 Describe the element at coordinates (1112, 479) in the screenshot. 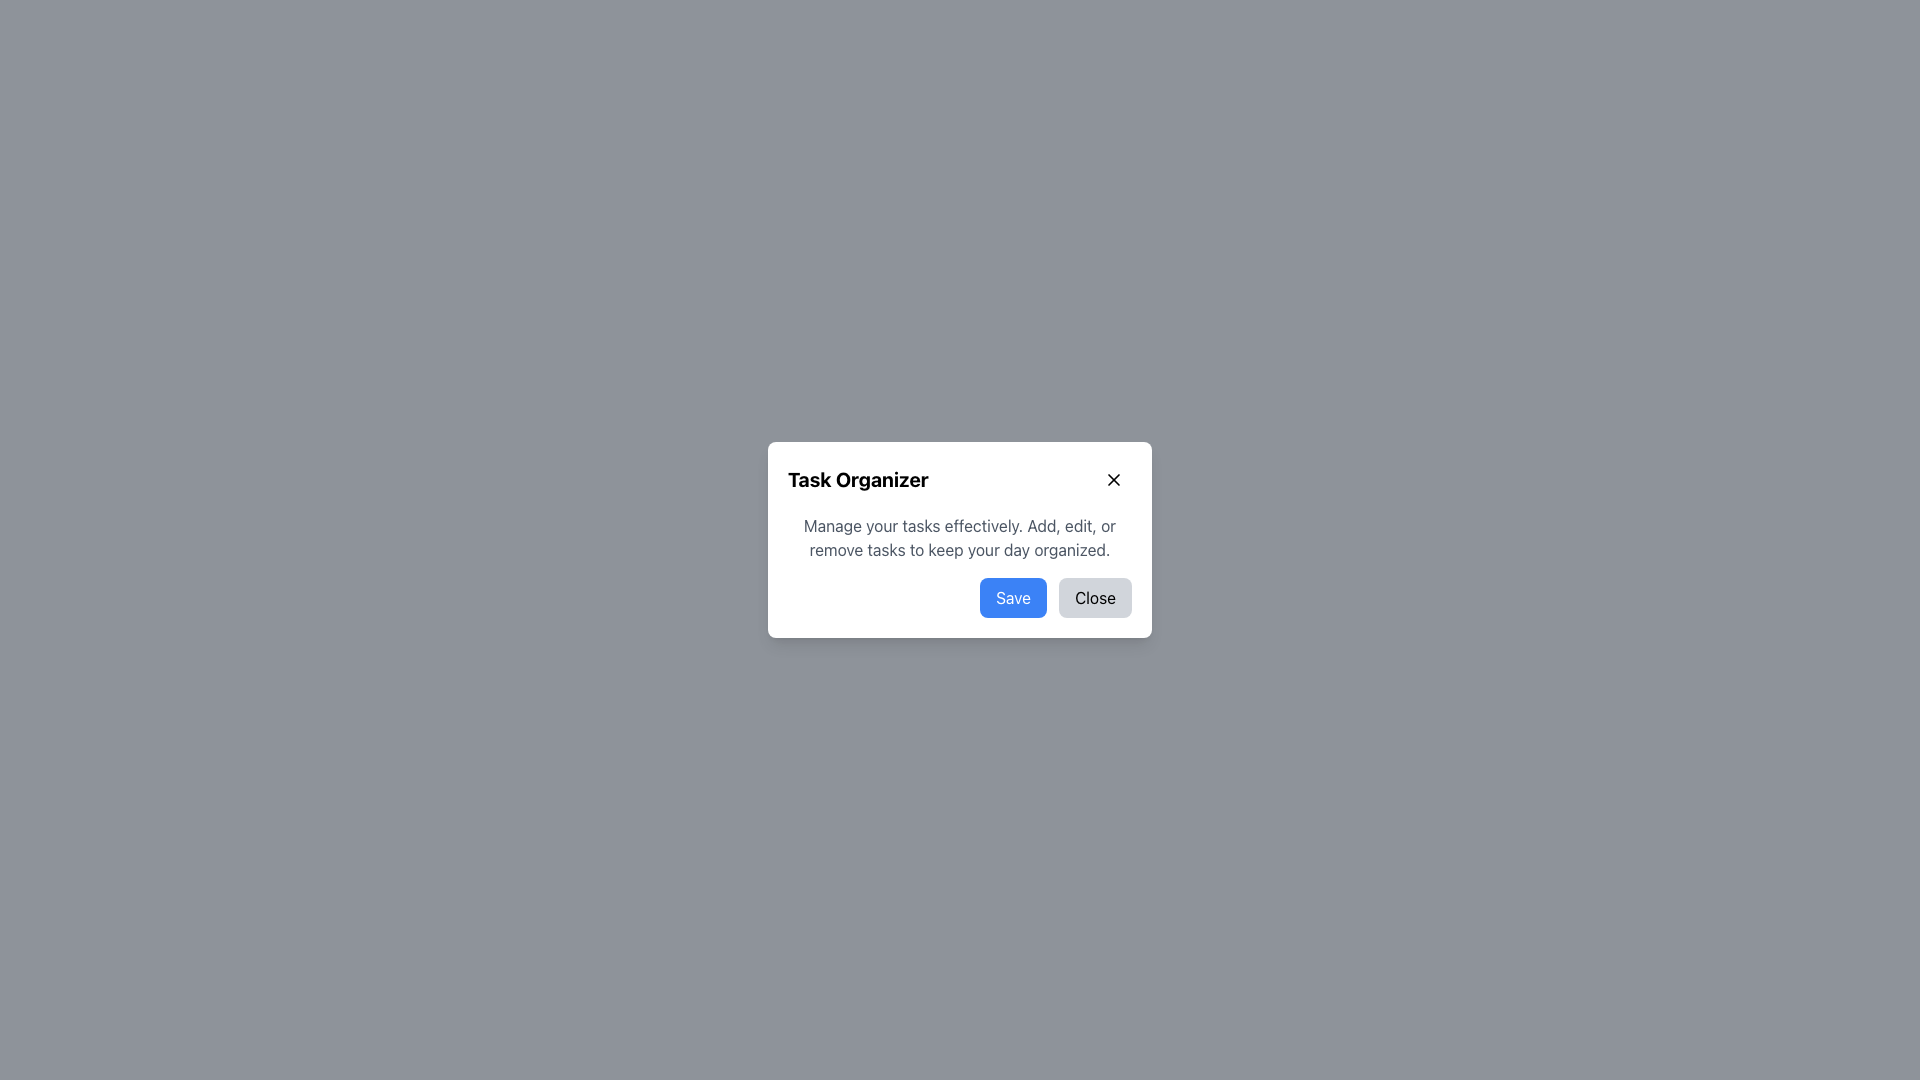

I see `the Close icon located within the SVG graphic in the top-right corner of the dialog box titled 'Task Organizer' to receive possible visual feedback` at that location.